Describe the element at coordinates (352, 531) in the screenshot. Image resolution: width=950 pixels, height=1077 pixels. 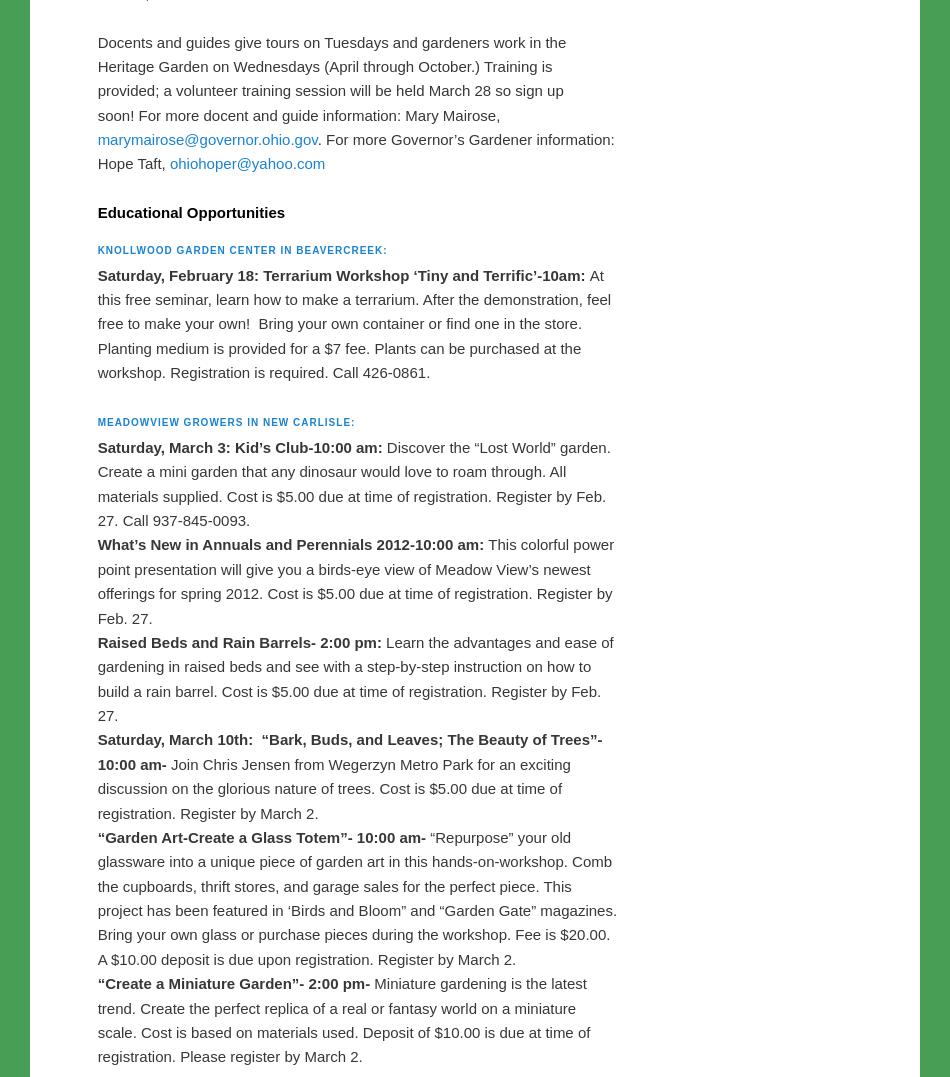
I see `'Discover the “Lost World” garden. Create a mini garden that any dinosaur would love to roam through. All materials supplied. Cost is $5.00 due at time of registration. Register by Feb. 27. Call 937-845-0093.'` at that location.